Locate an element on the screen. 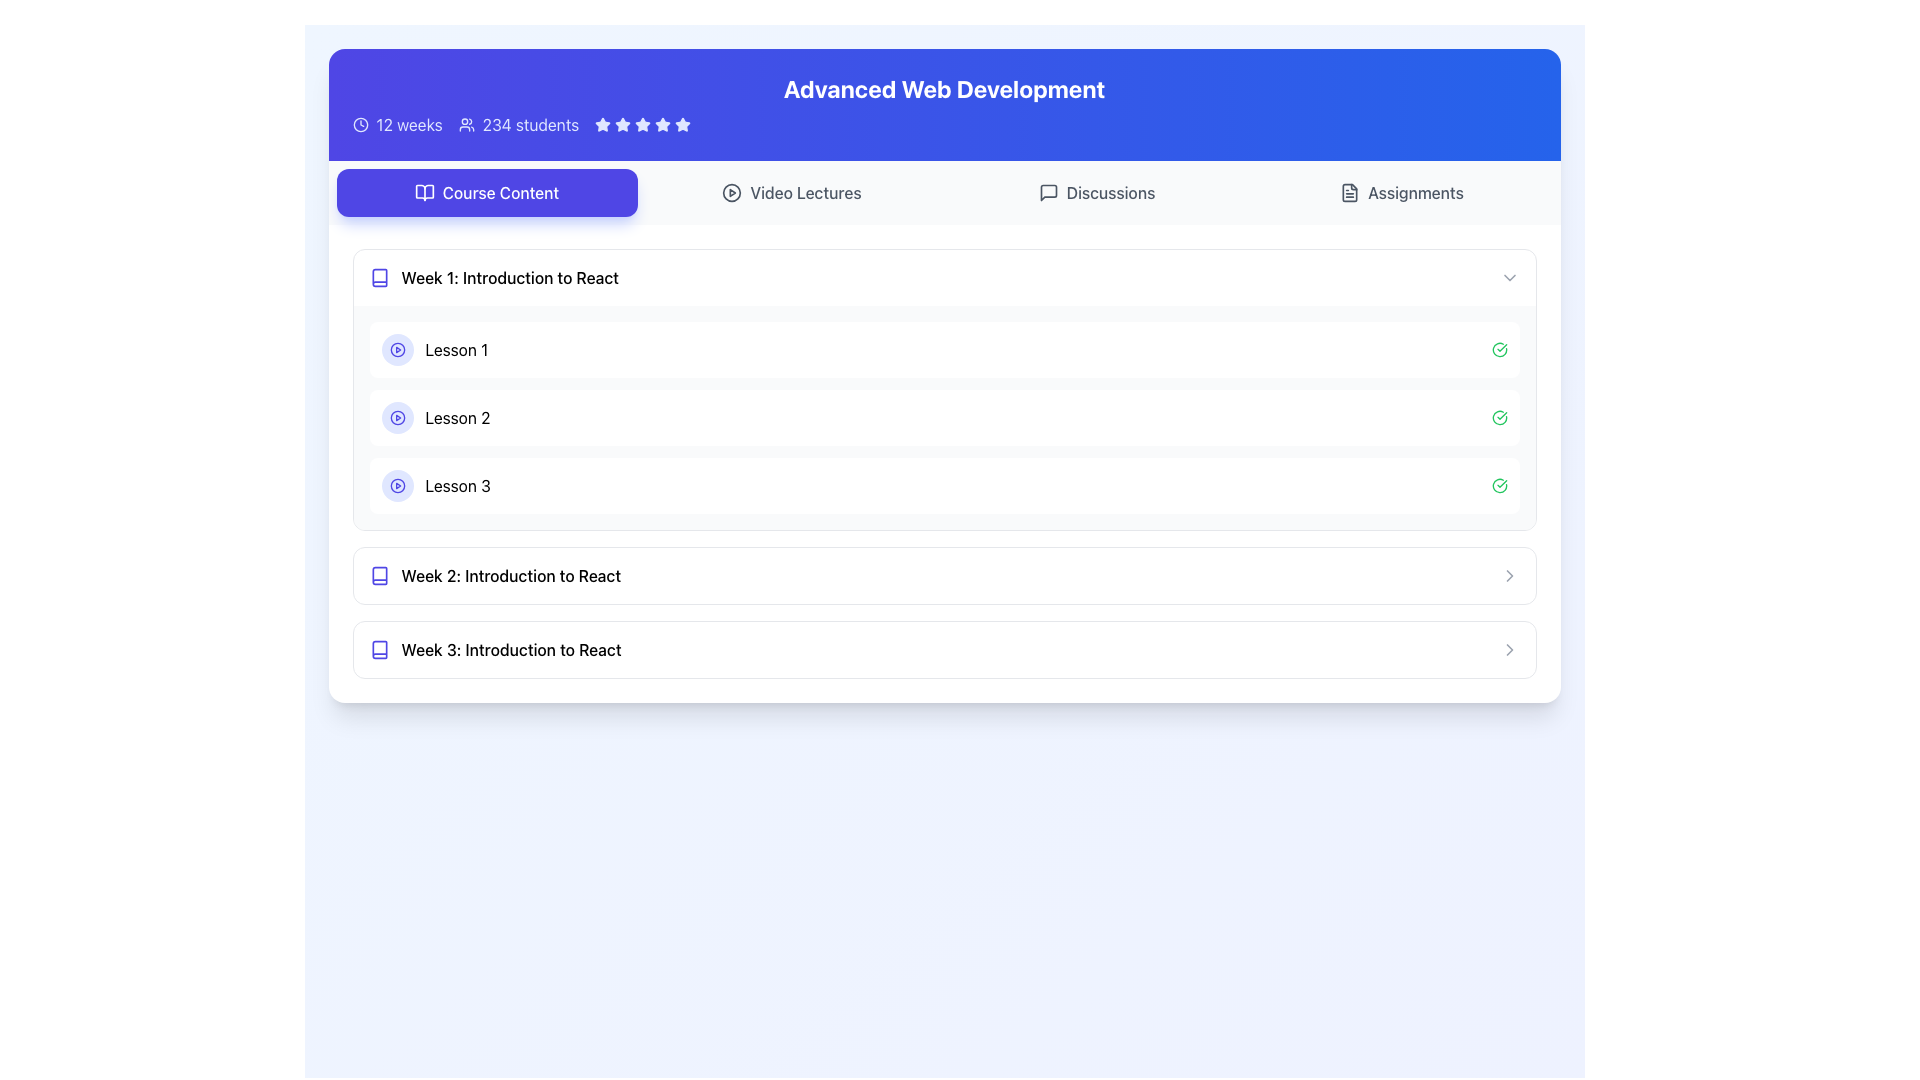 Image resolution: width=1920 pixels, height=1080 pixels. the right-pointing chevron icon for expansion located at the far-right side of the row labeled 'Week 1: Introduction to React' is located at coordinates (1509, 277).